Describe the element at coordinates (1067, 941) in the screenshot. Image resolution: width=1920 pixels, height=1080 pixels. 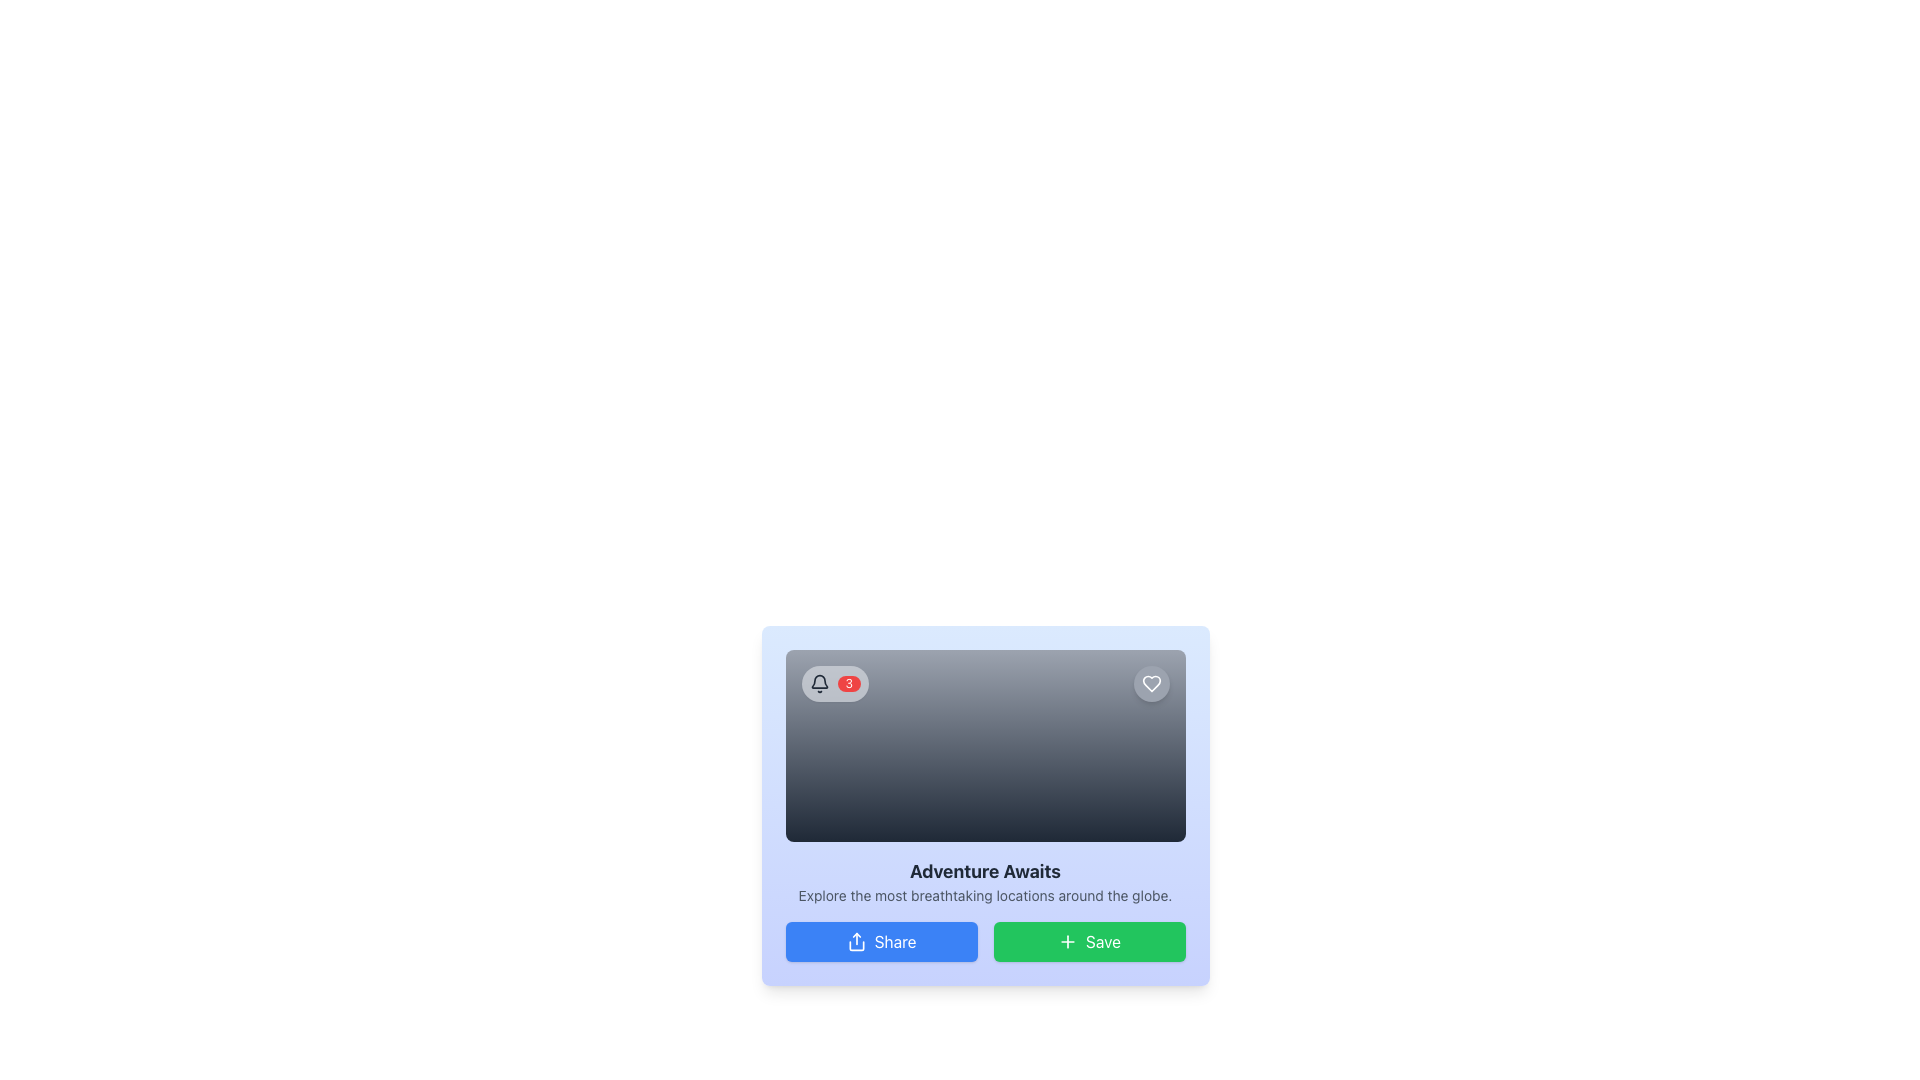
I see `the icon within the green 'Save' button, which is located to the right of the blue 'Share' button at the bottom of the card layout` at that location.